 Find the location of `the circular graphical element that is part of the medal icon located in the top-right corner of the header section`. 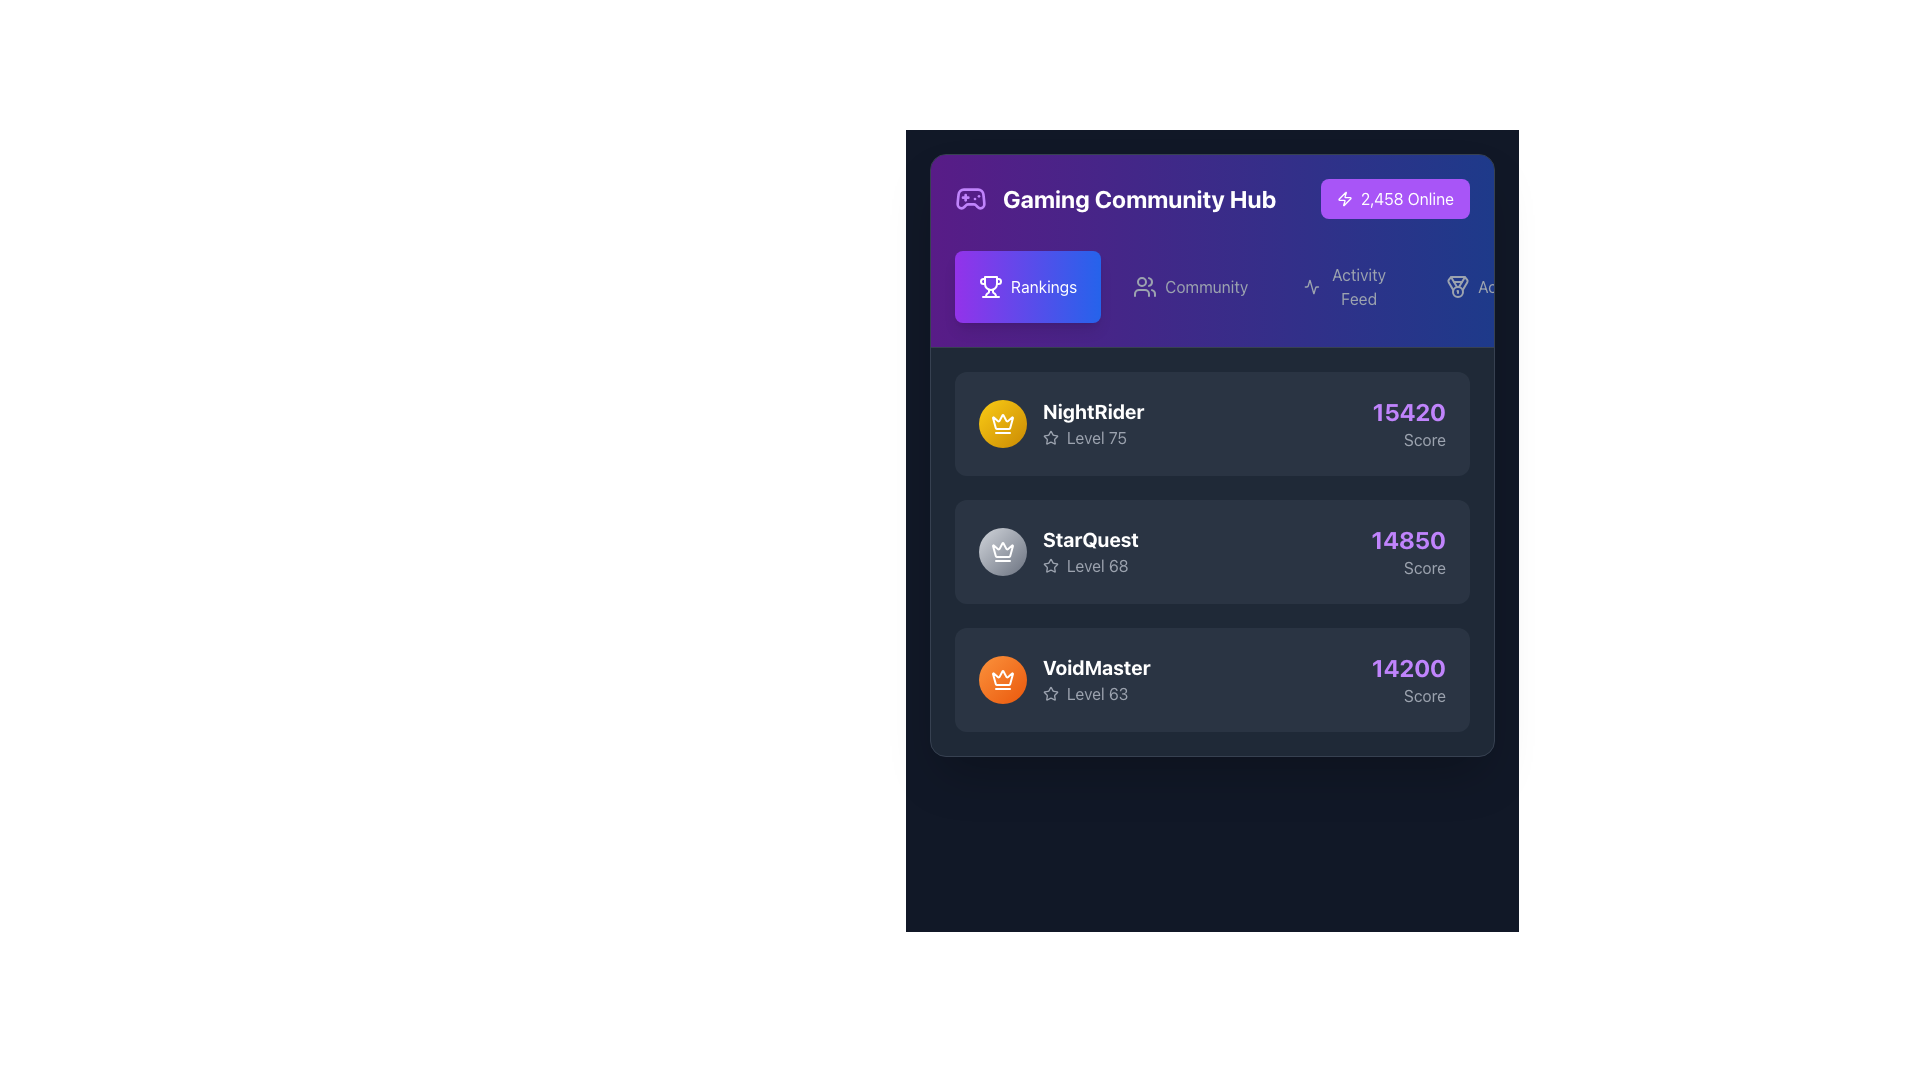

the circular graphical element that is part of the medal icon located in the top-right corner of the header section is located at coordinates (1458, 292).